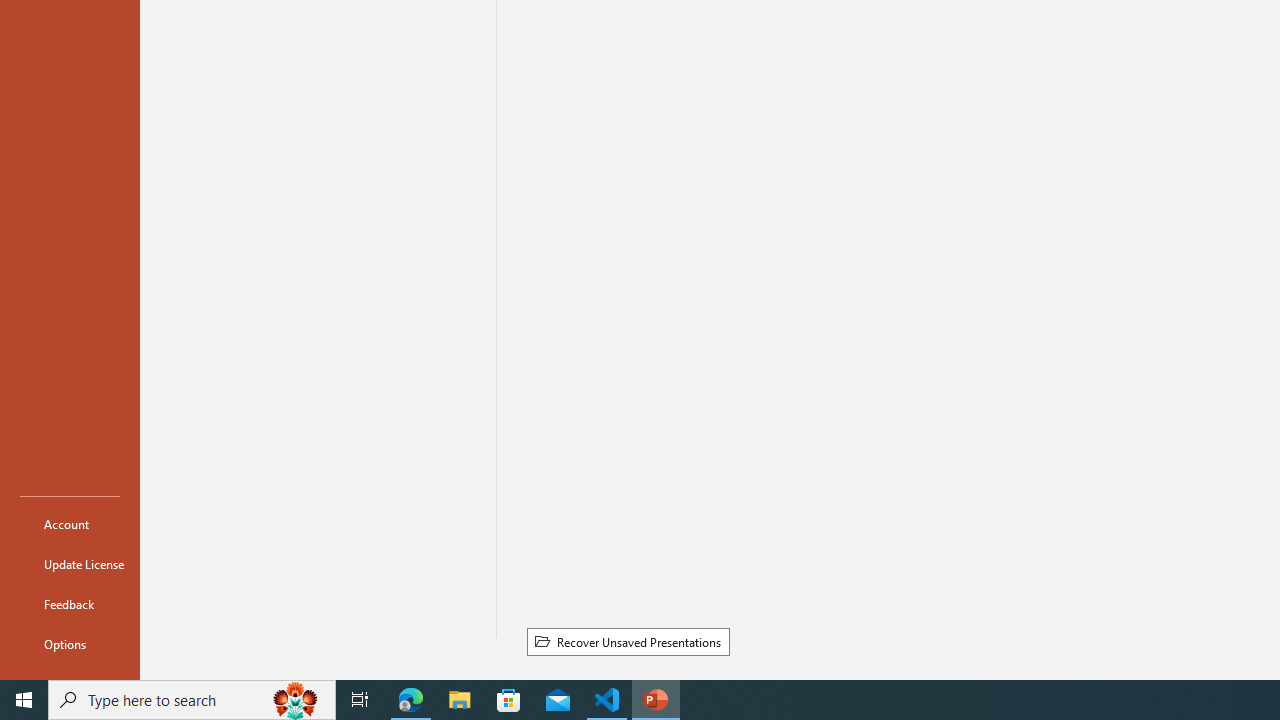 The image size is (1280, 720). Describe the element at coordinates (69, 603) in the screenshot. I see `'Feedback'` at that location.